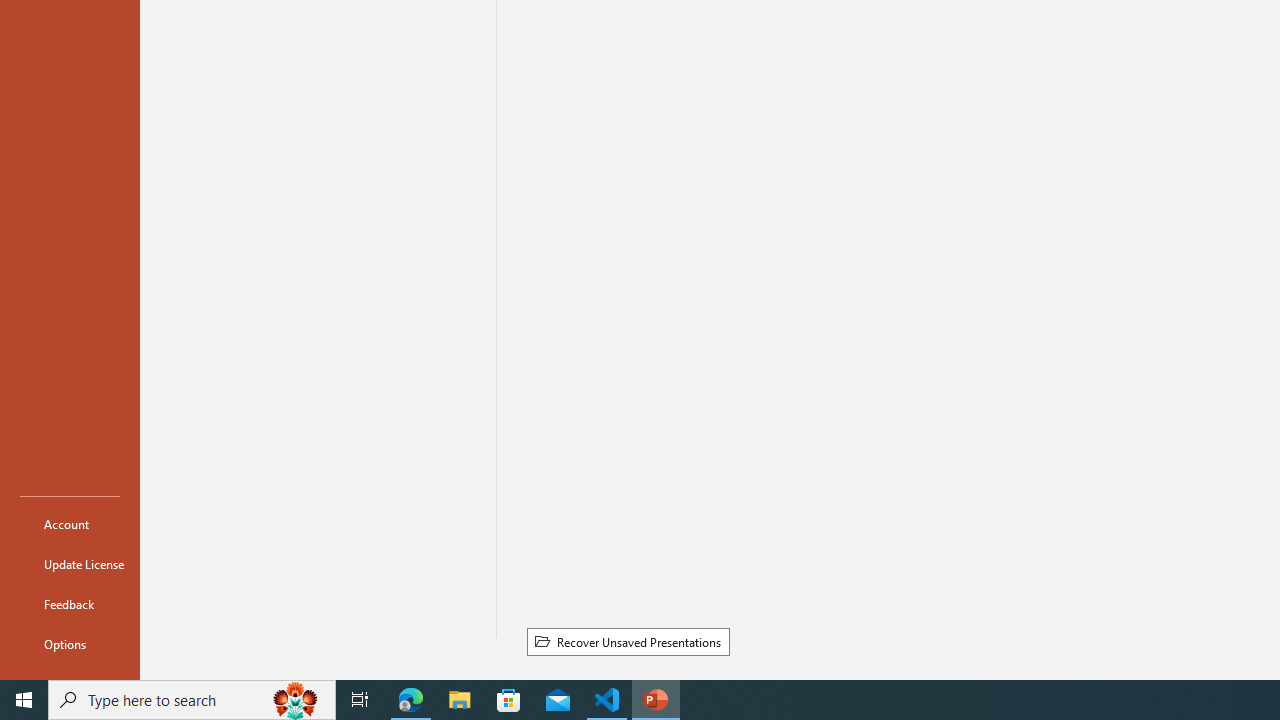 The image size is (1280, 720). Describe the element at coordinates (69, 603) in the screenshot. I see `'Feedback'` at that location.